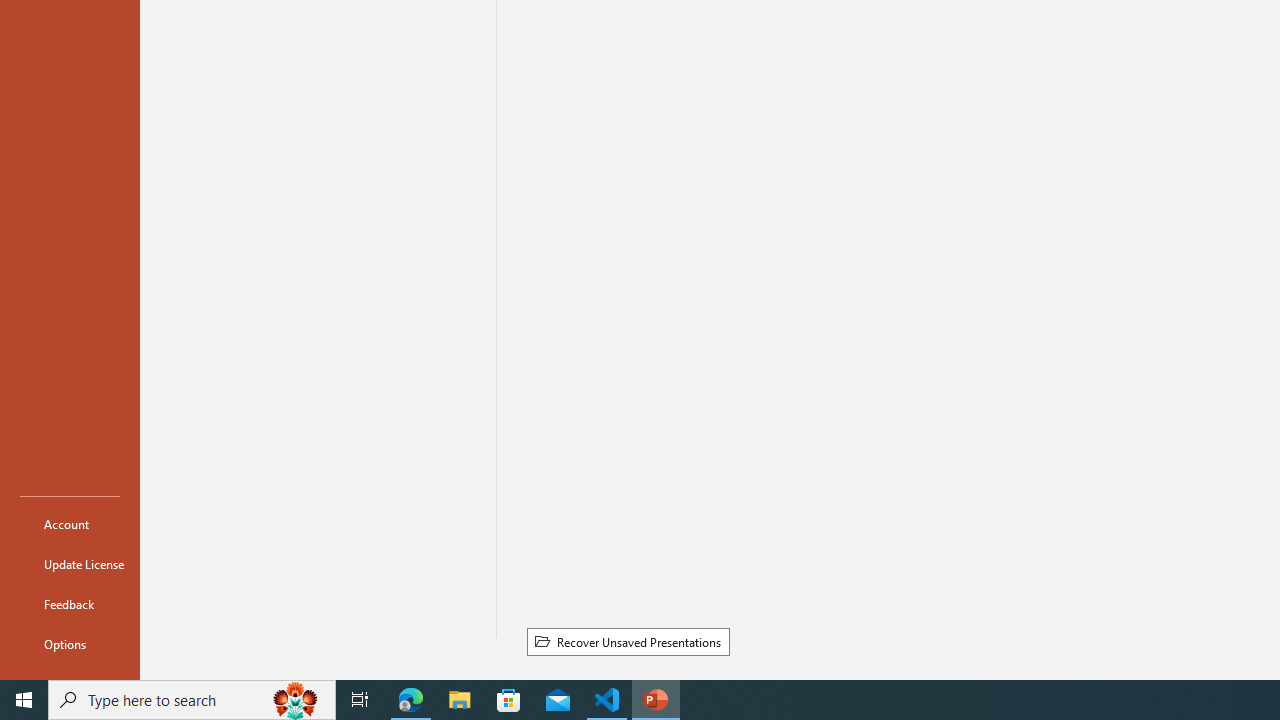 The image size is (1280, 720). Describe the element at coordinates (69, 603) in the screenshot. I see `'Feedback'` at that location.